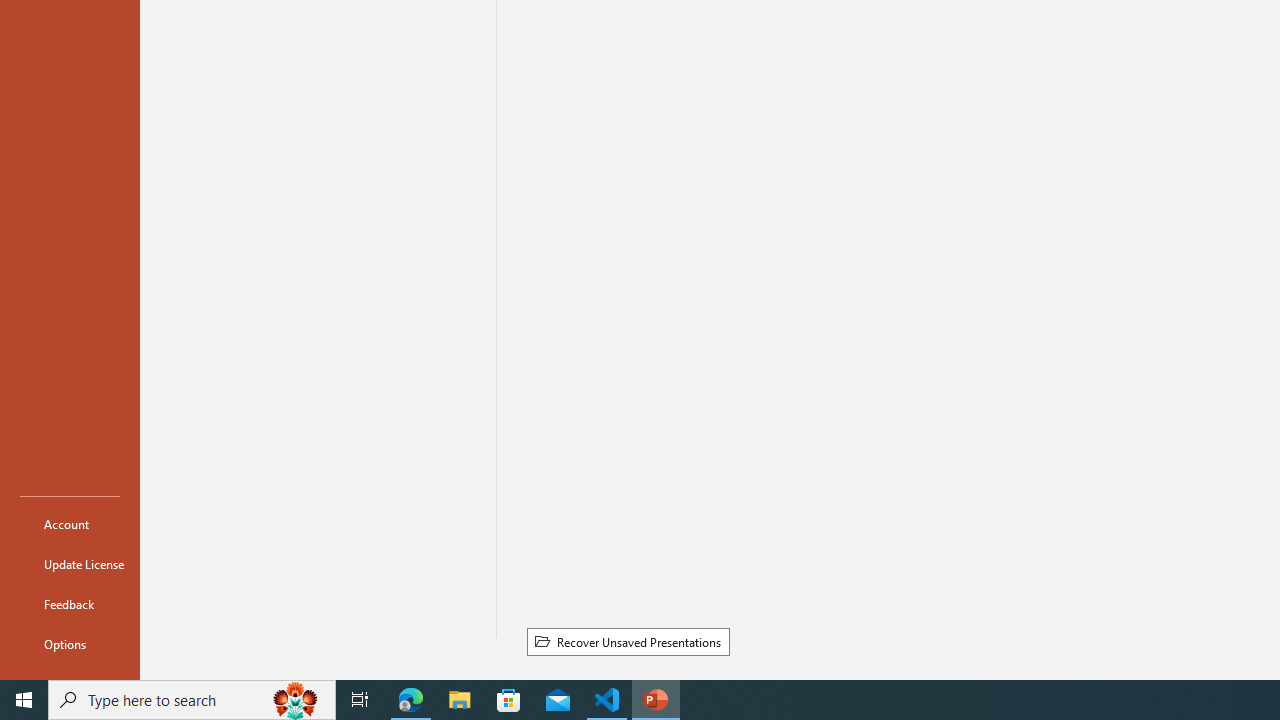 The image size is (1280, 720). Describe the element at coordinates (69, 603) in the screenshot. I see `'Feedback'` at that location.